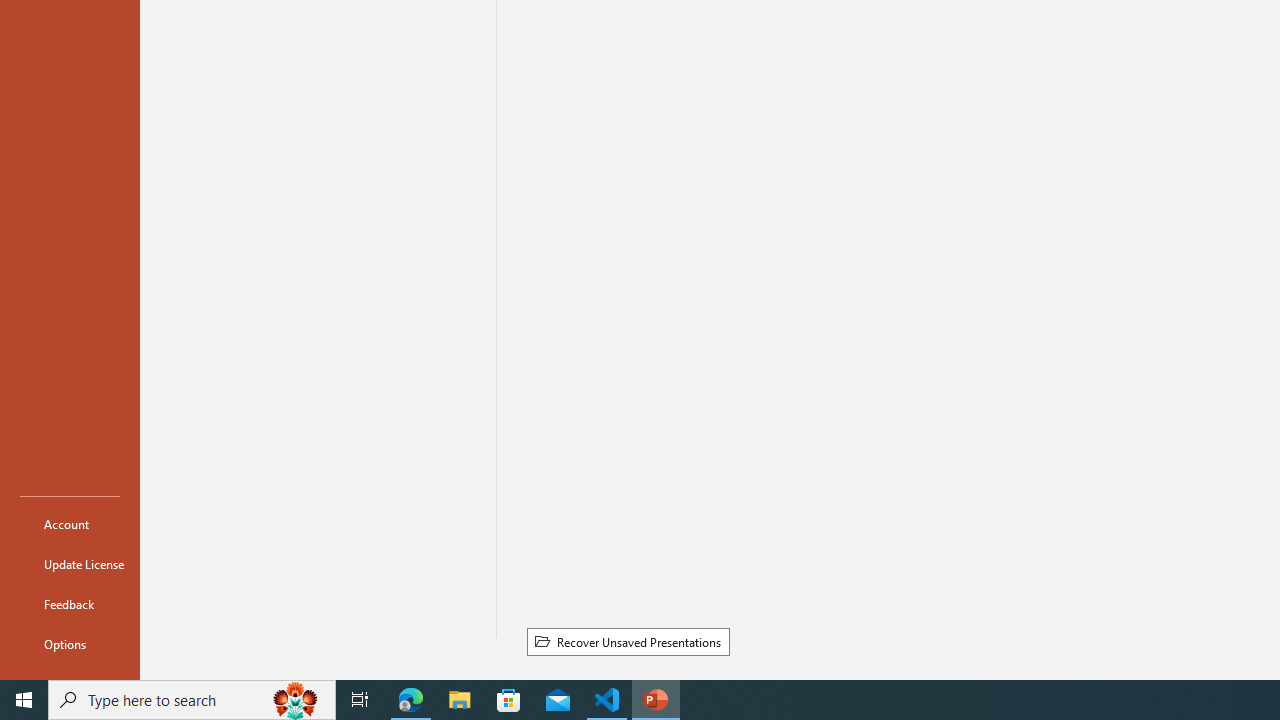 The image size is (1280, 720). Describe the element at coordinates (69, 603) in the screenshot. I see `'Feedback'` at that location.